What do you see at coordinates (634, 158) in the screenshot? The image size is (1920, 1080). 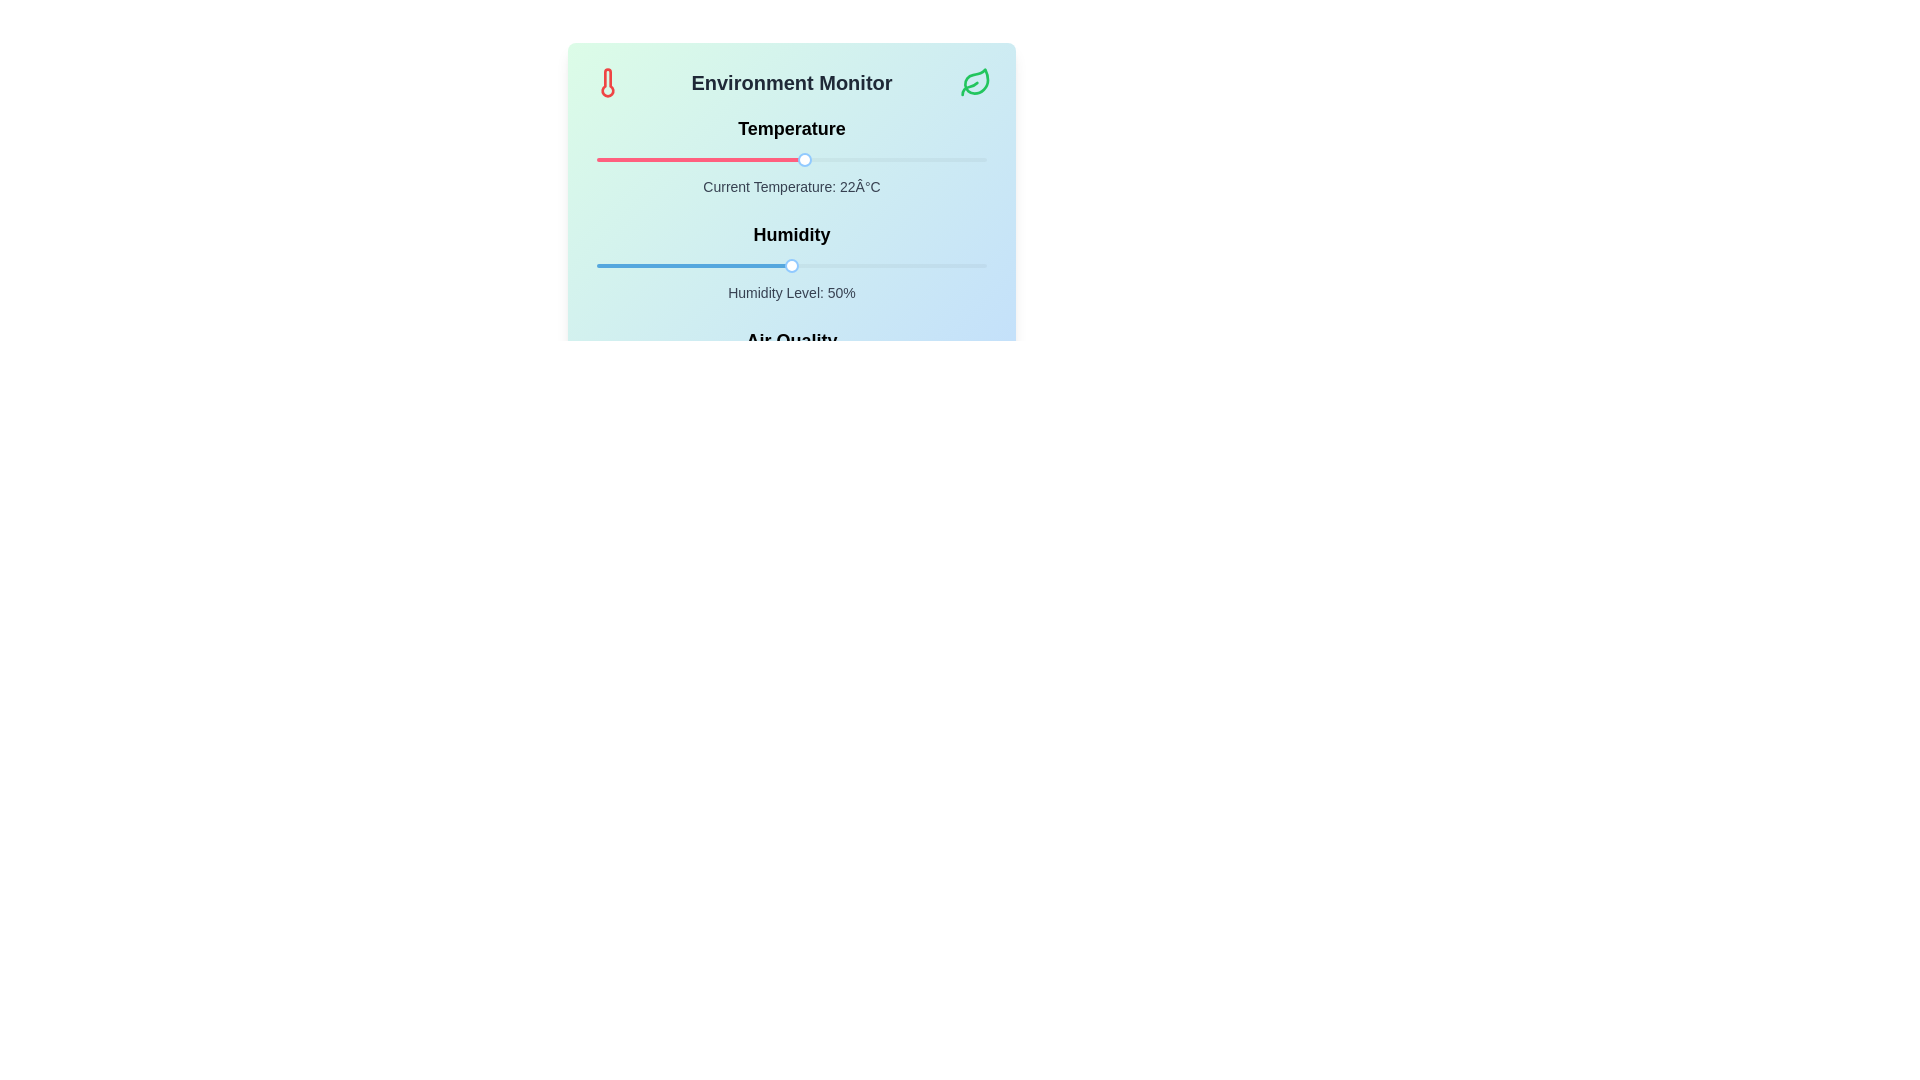 I see `the temperature` at bounding box center [634, 158].